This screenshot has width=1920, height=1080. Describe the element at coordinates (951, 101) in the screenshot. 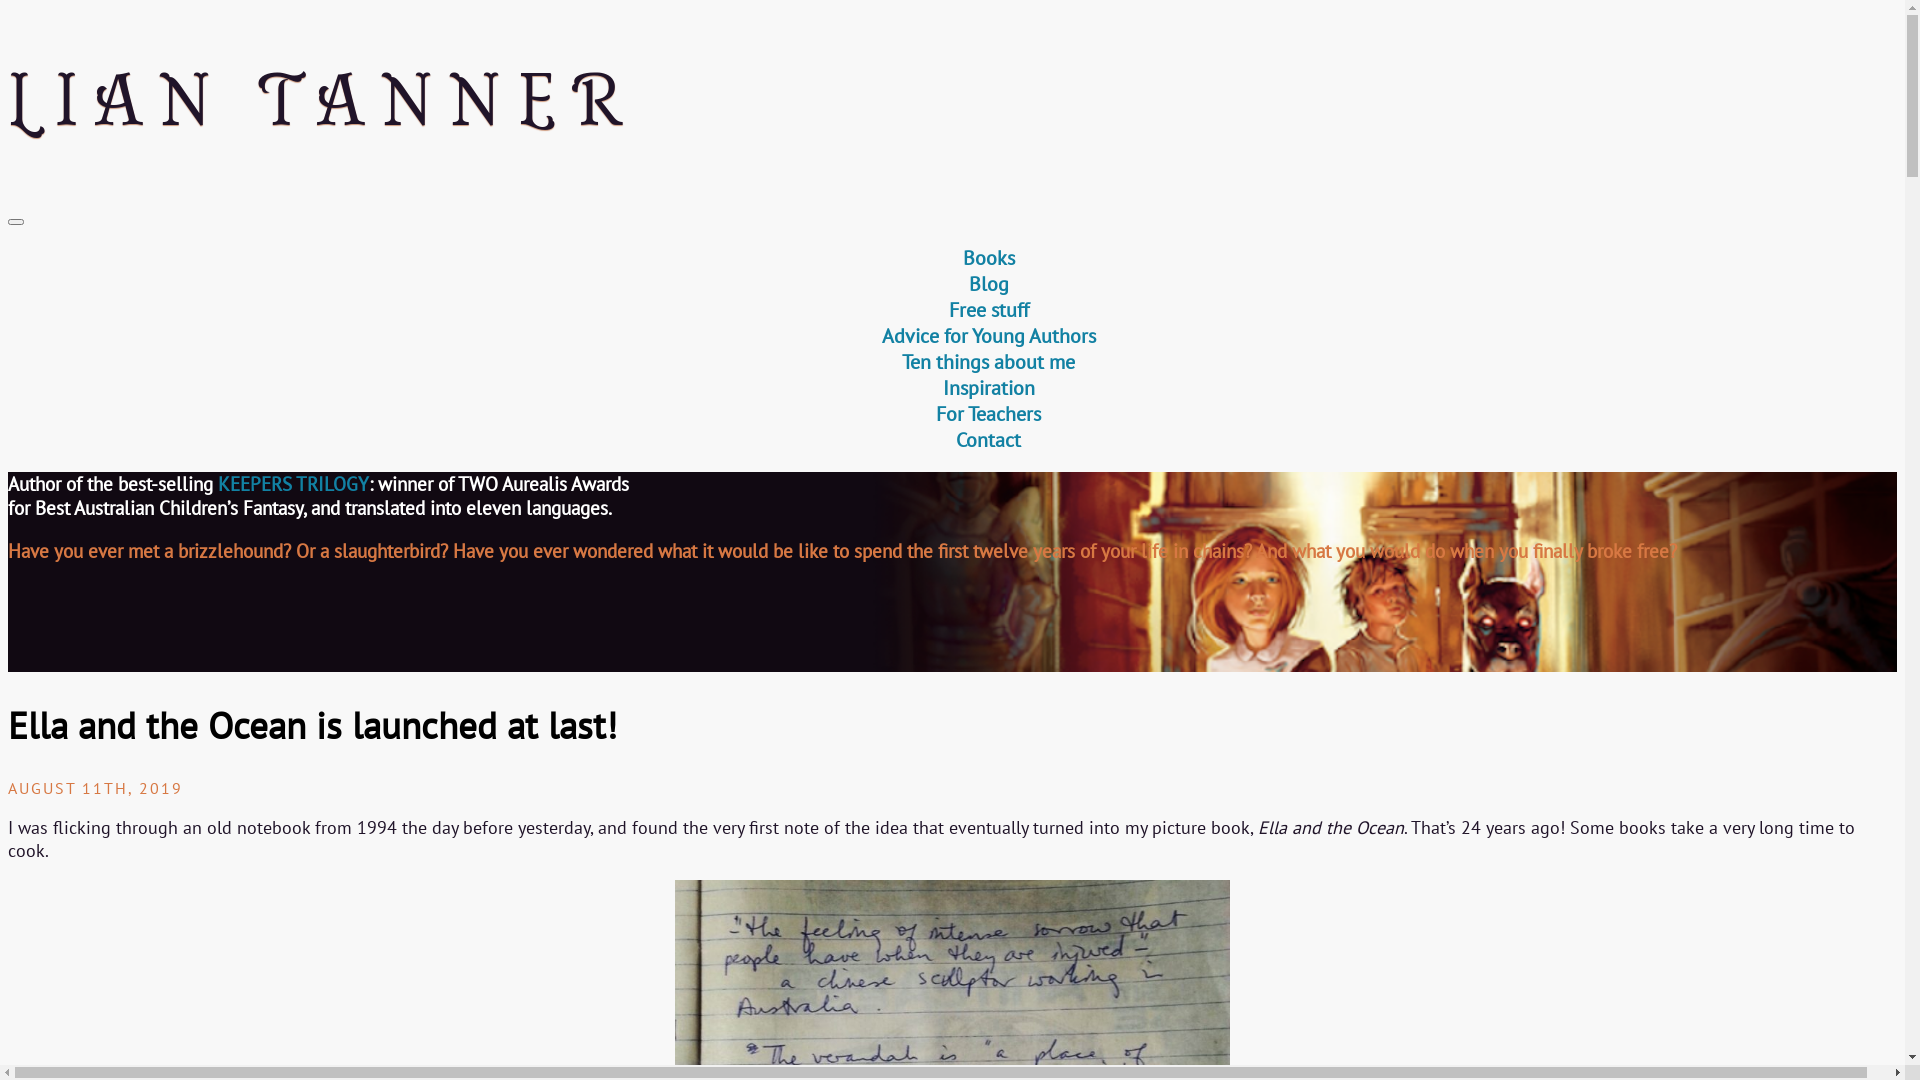

I see `'LIAN TANNER'` at that location.